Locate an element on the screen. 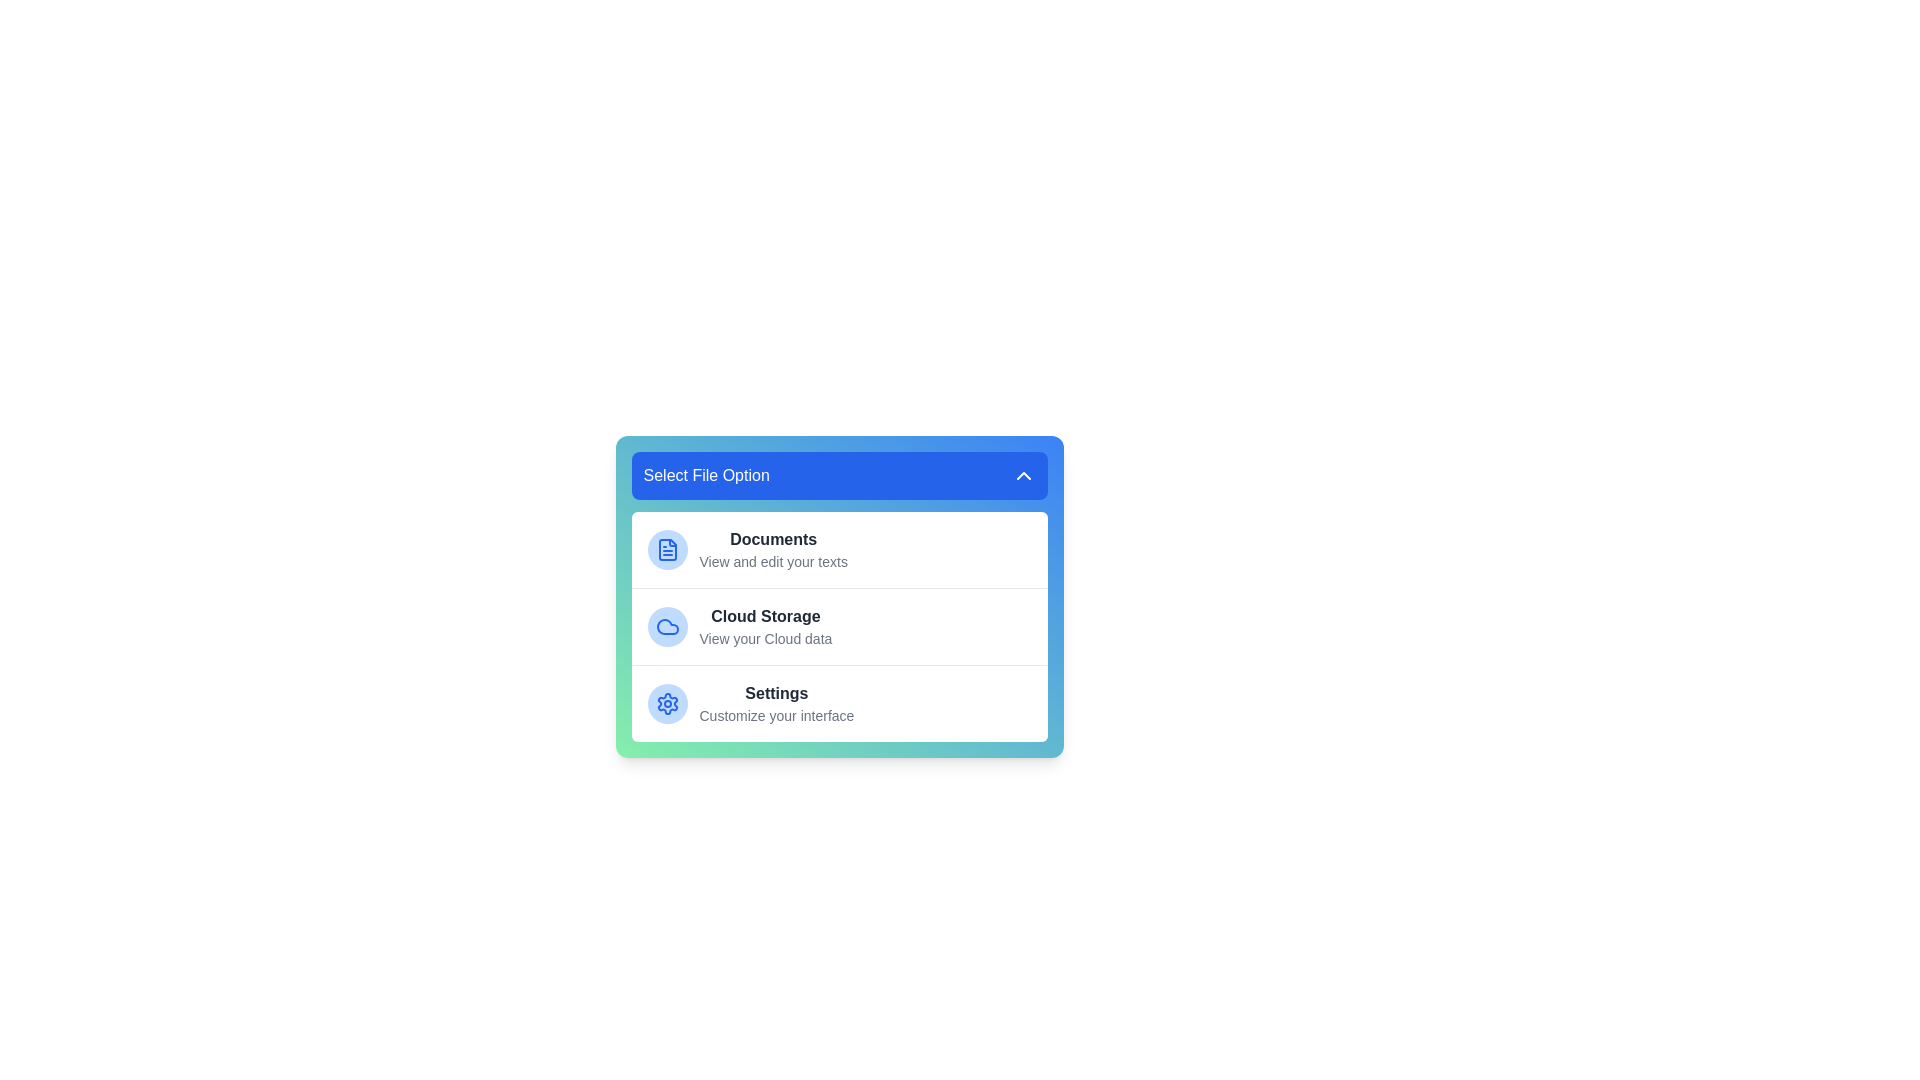 The height and width of the screenshot is (1080, 1920). the cloud storage icon located in the second row of the 'Select File Option' menu, which is positioned before the text 'Cloud Storage' is located at coordinates (667, 626).